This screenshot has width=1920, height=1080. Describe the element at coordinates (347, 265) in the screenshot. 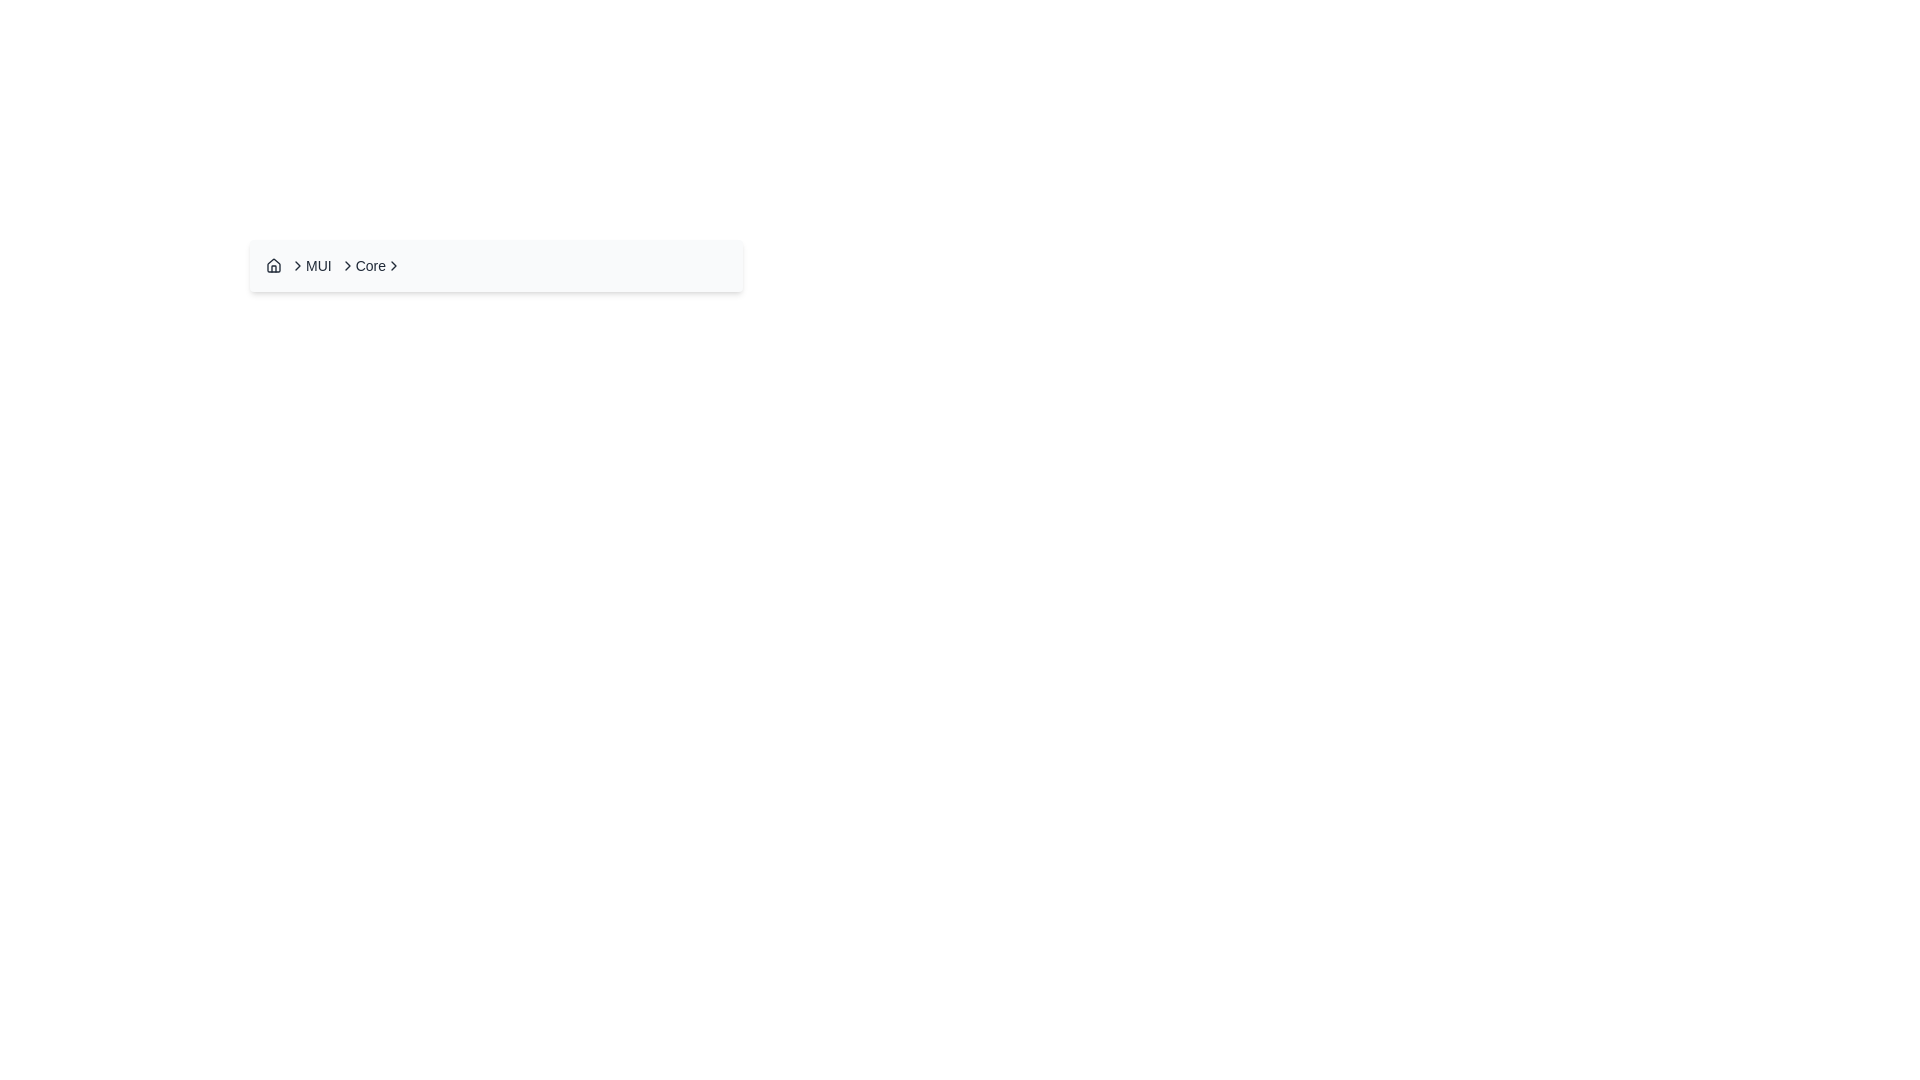

I see `the right-pointing chevron icon in the breadcrumb navigation bar that is positioned between the text labels 'MUI' and 'Core'` at that location.